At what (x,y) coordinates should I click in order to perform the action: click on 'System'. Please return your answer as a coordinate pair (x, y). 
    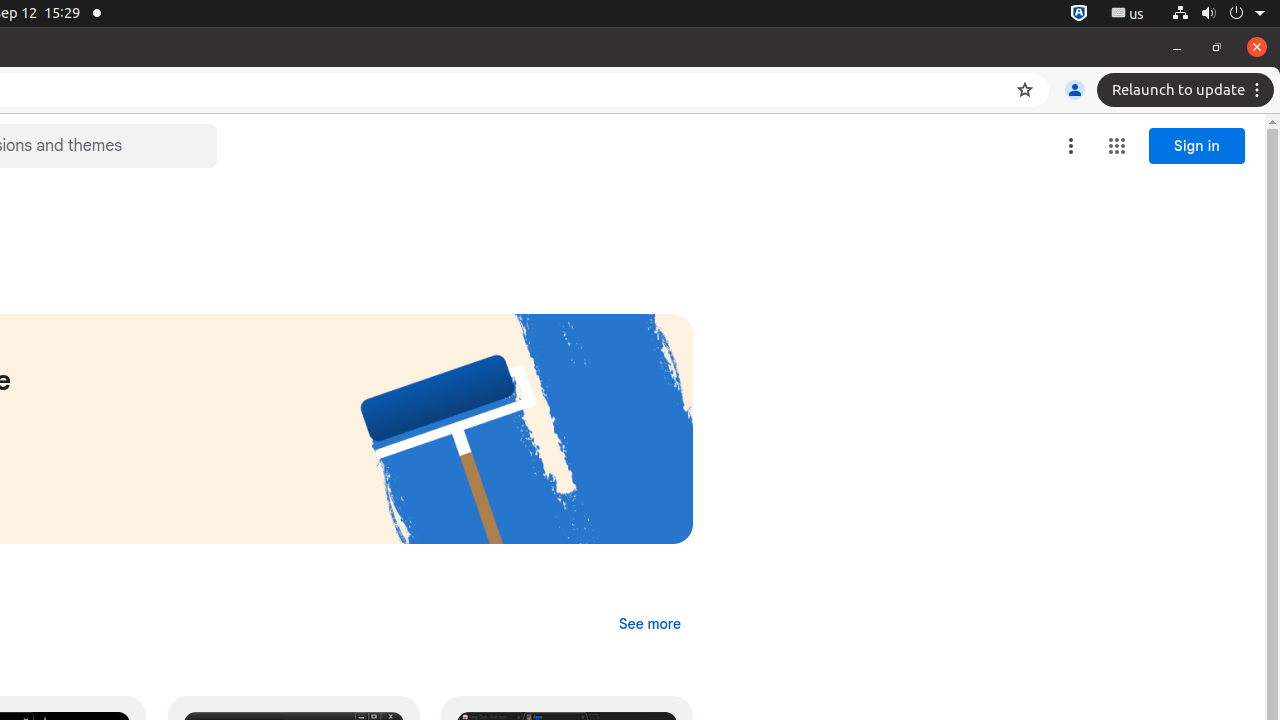
    Looking at the image, I should click on (1217, 13).